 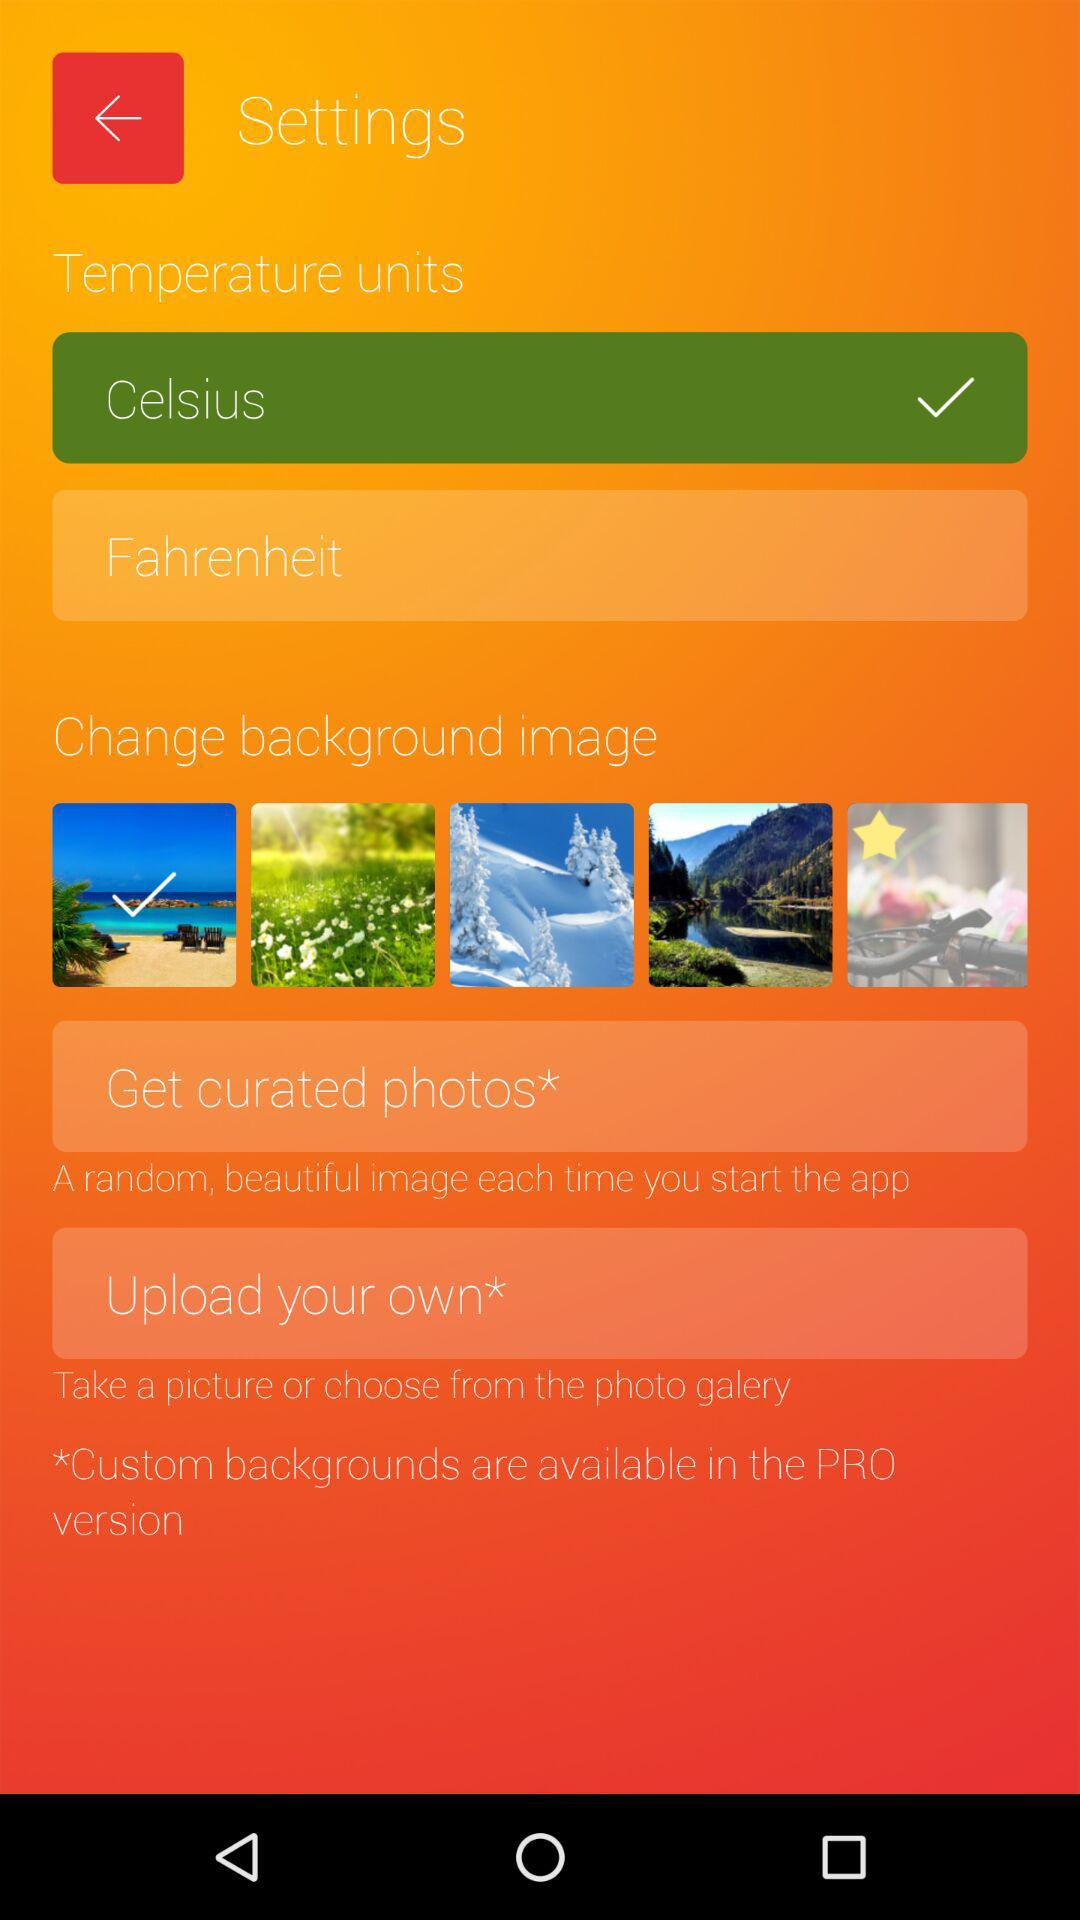 I want to click on icon above the get curated photos* item, so click(x=143, y=894).